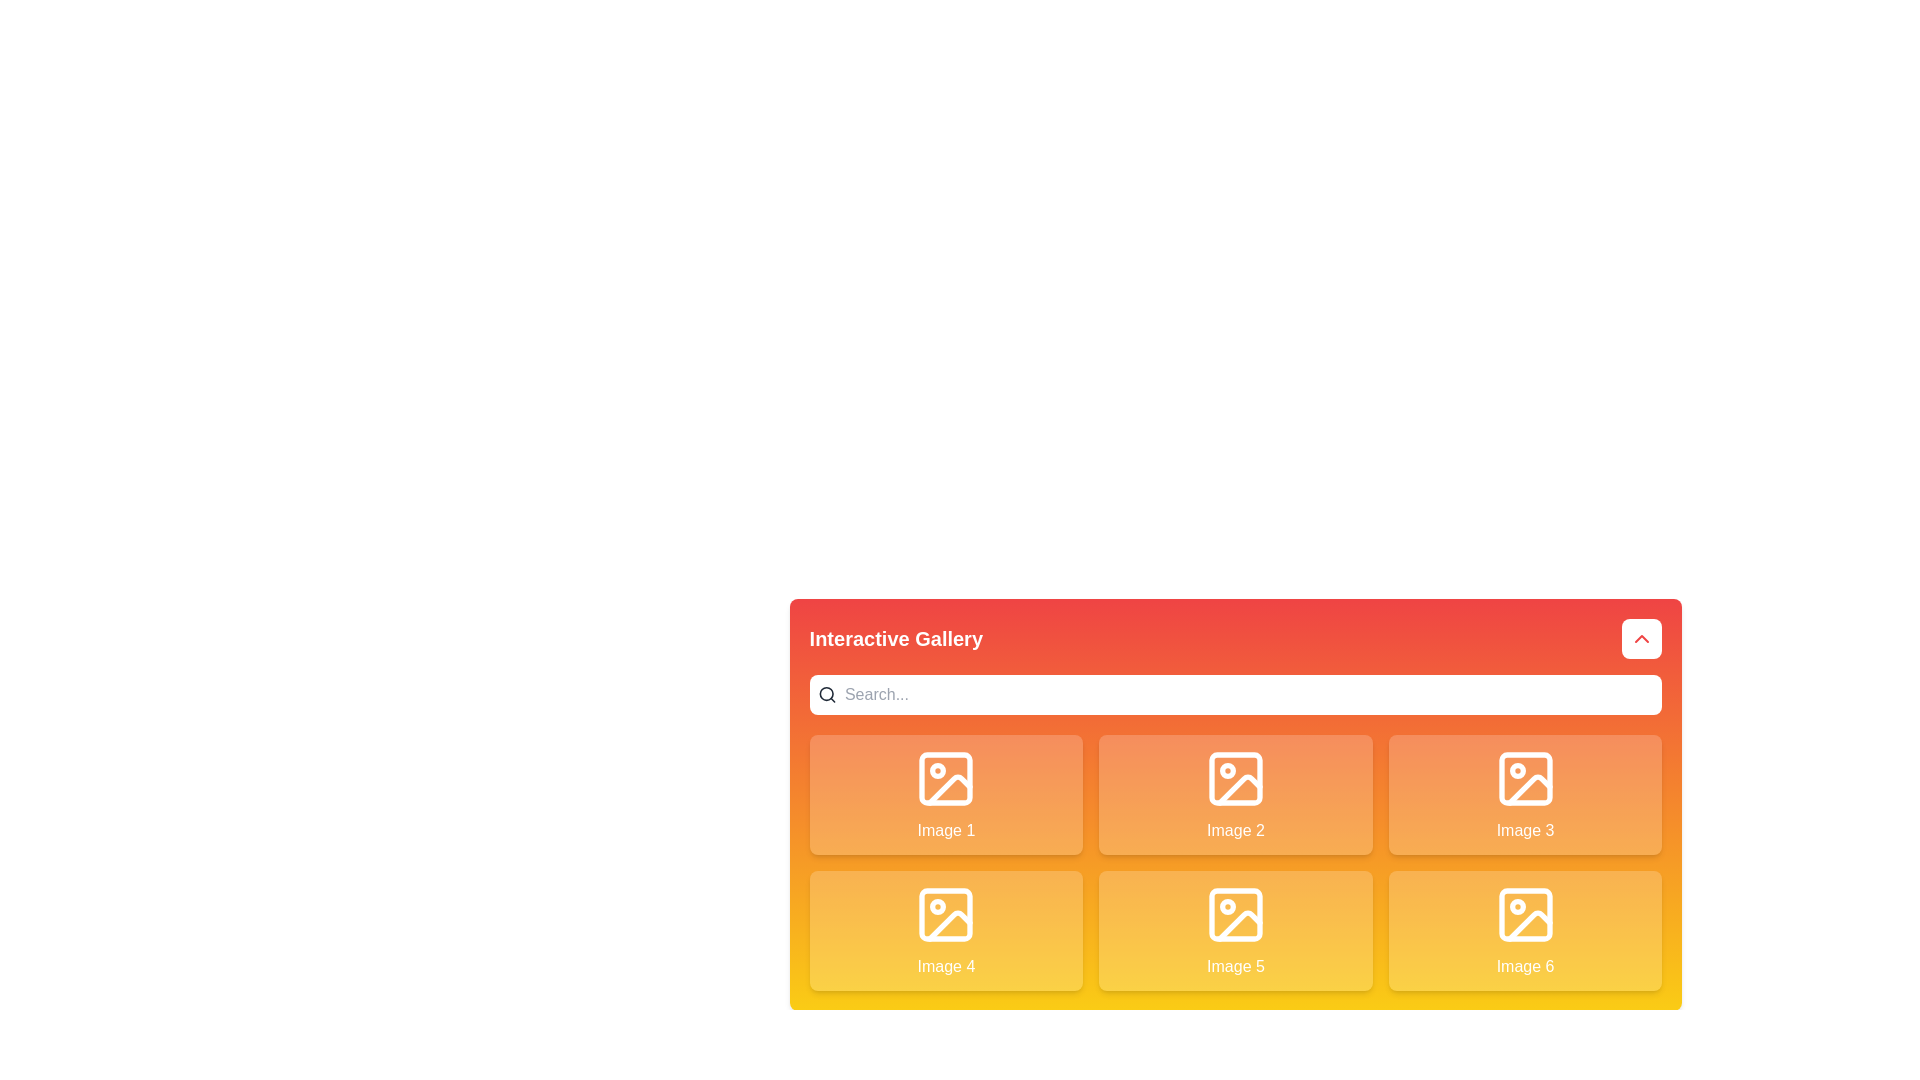 The height and width of the screenshot is (1080, 1920). What do you see at coordinates (1234, 778) in the screenshot?
I see `the small square-like decorative shape with rounded corners inside the image gallery icon, located in the second cell of the first row` at bounding box center [1234, 778].